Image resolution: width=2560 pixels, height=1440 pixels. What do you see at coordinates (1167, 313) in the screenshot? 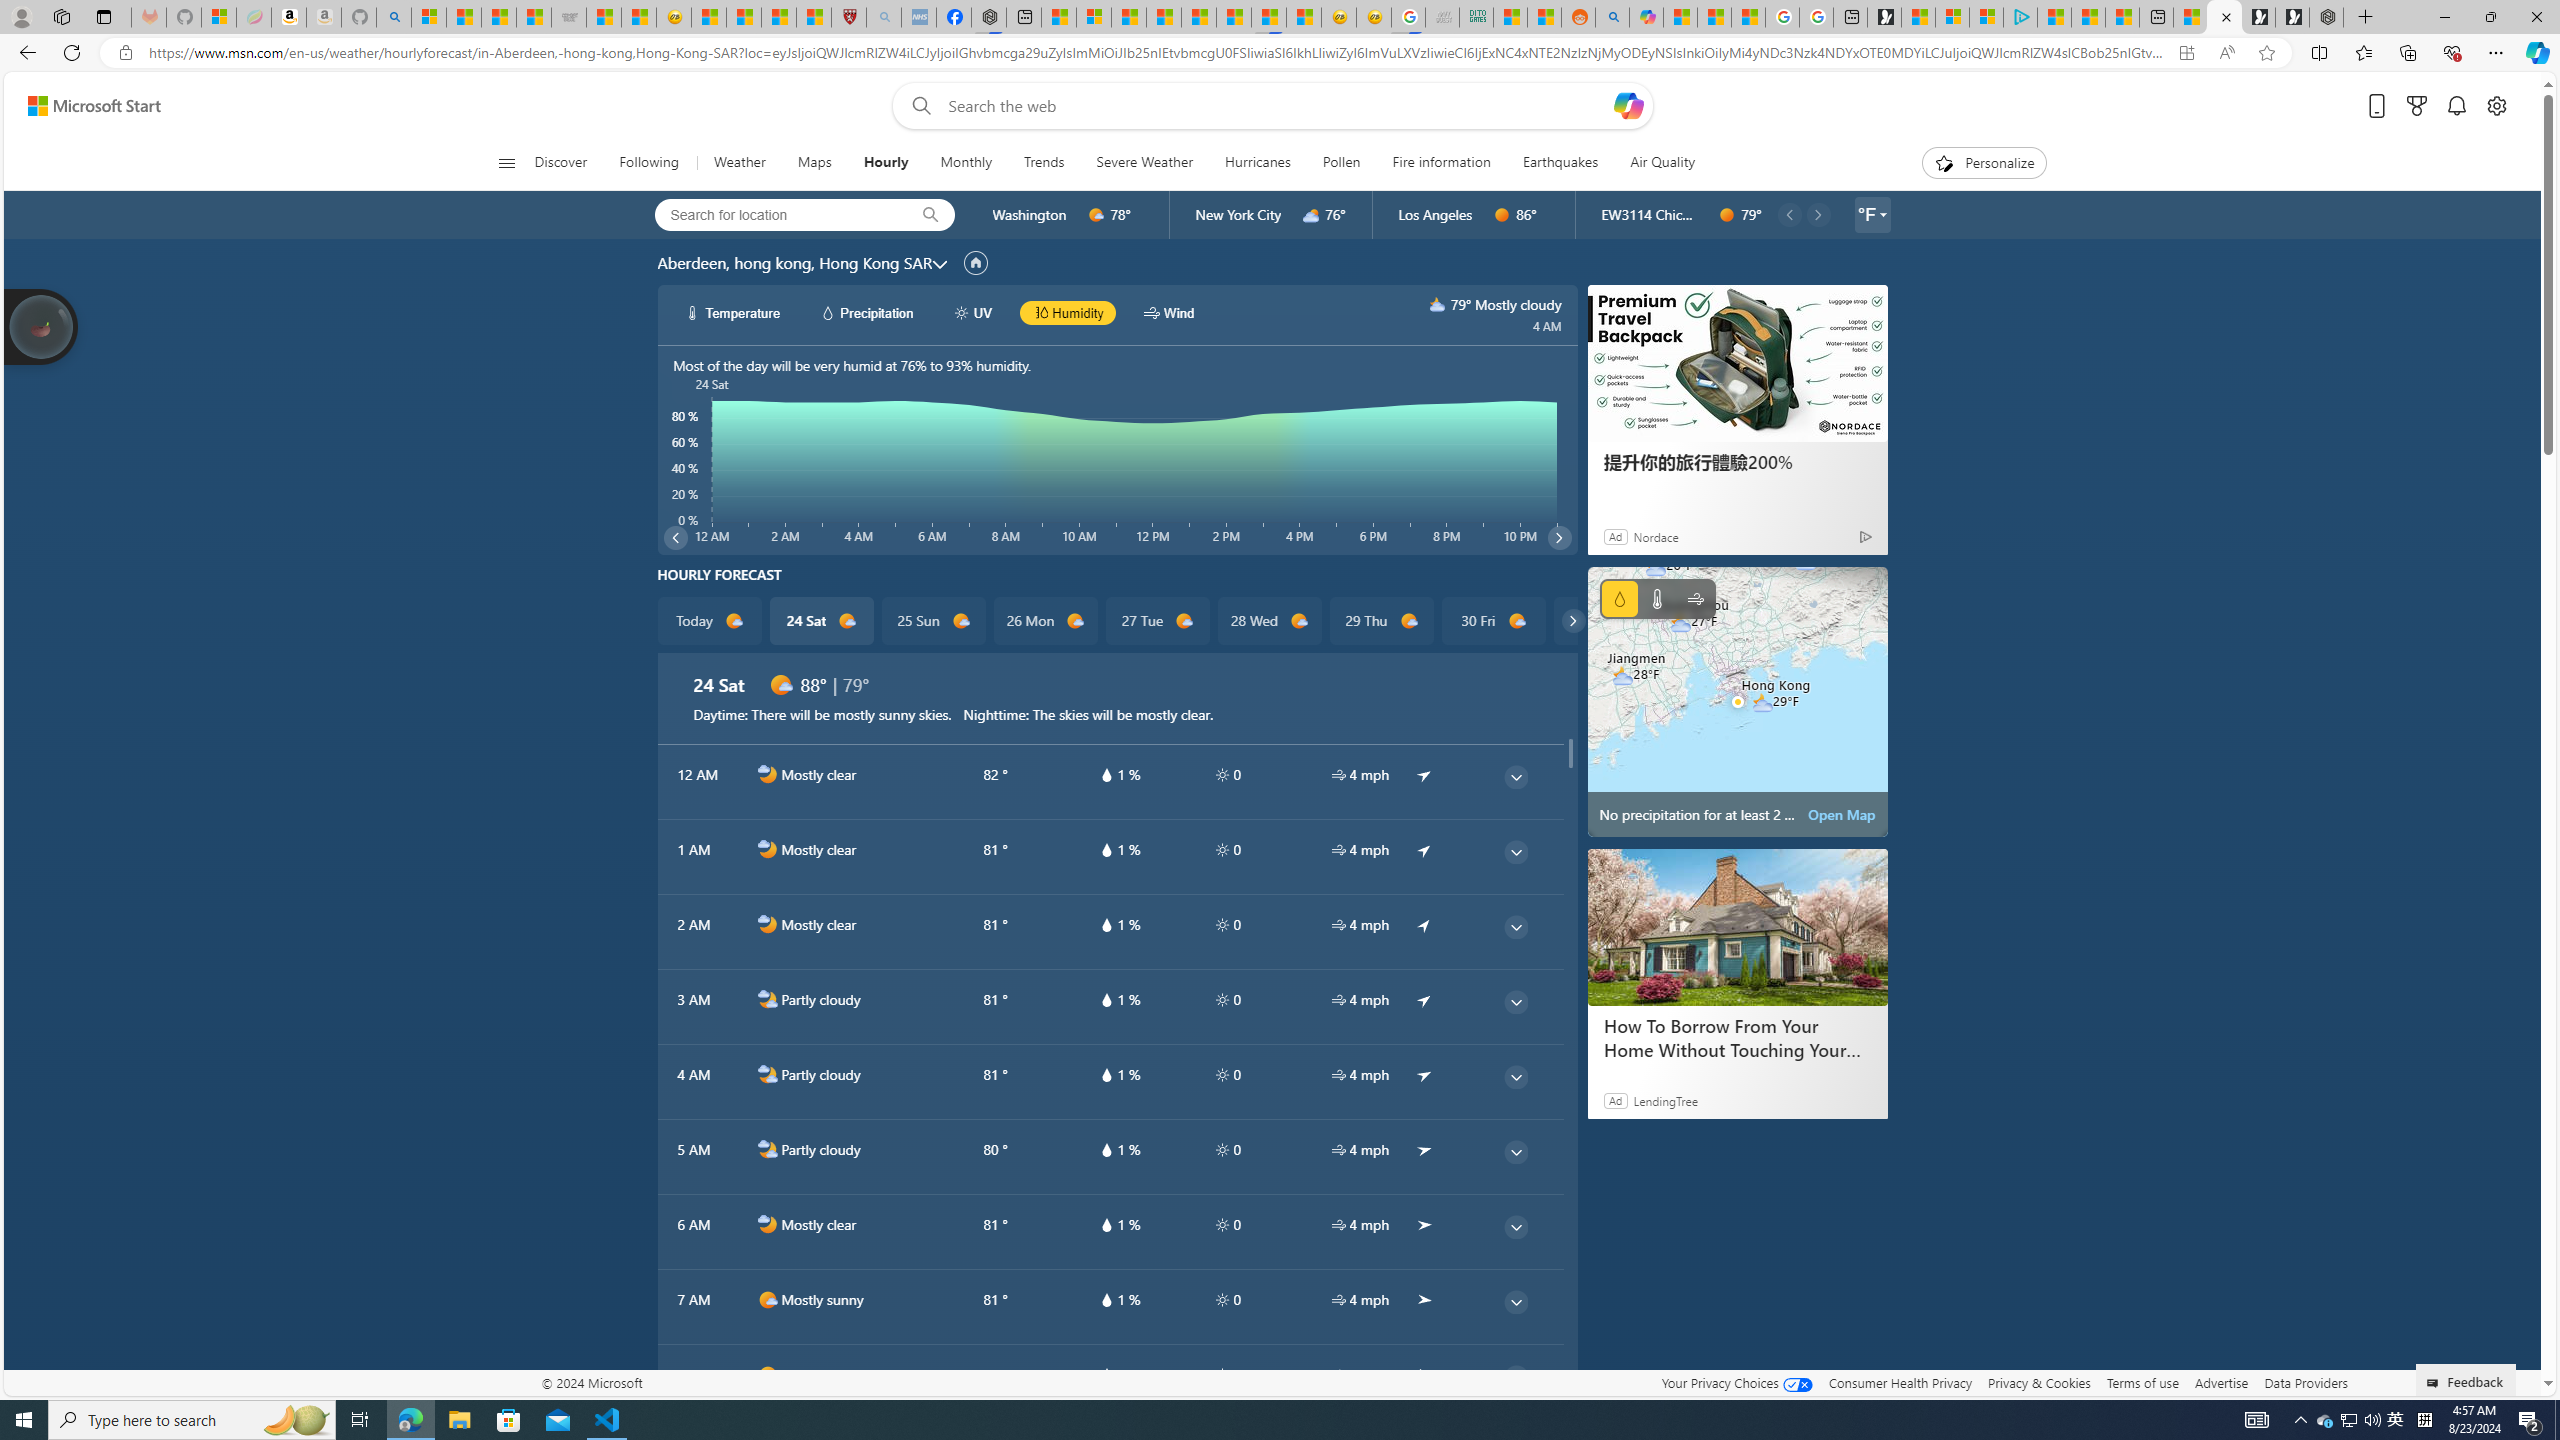
I see `'hourlyChart/windWhite Wind'` at bounding box center [1167, 313].